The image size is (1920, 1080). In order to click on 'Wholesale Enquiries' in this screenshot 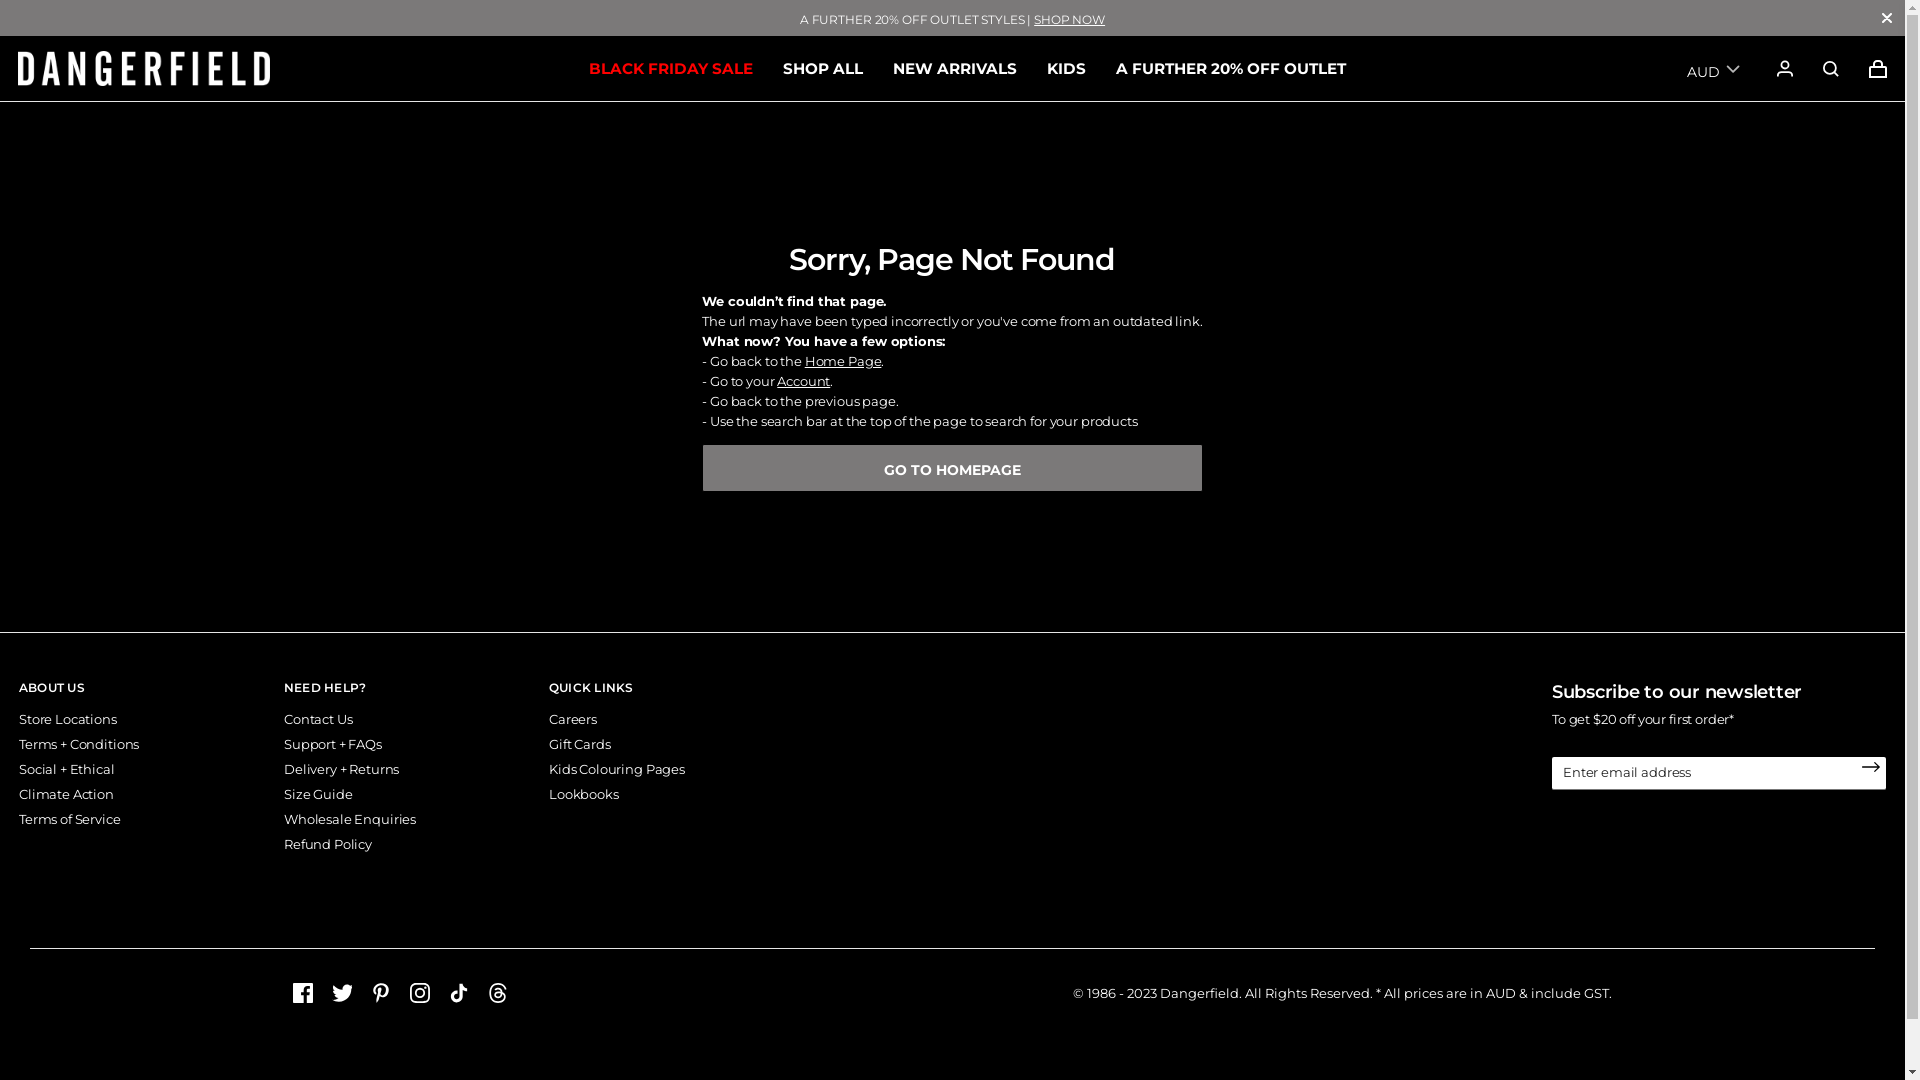, I will do `click(350, 818)`.